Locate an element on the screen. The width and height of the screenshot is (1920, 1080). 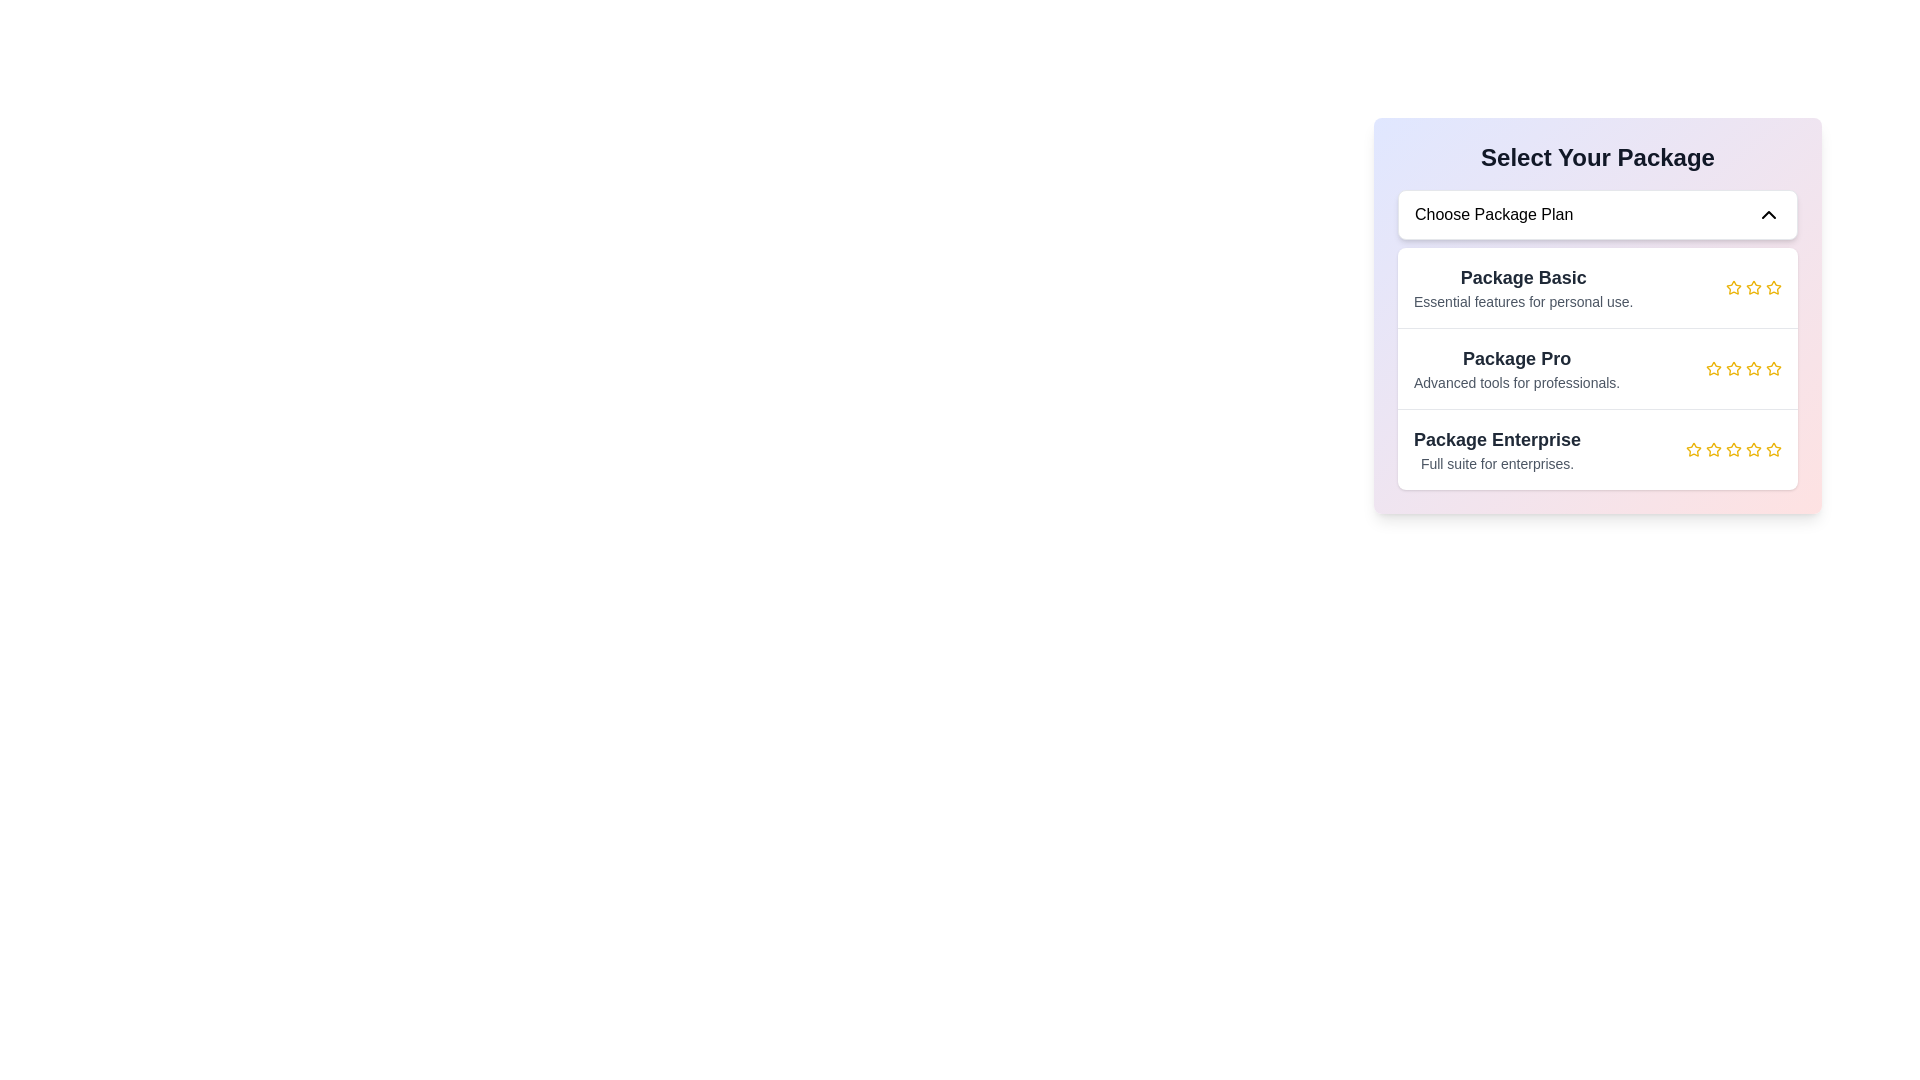
the second star icon in the rating section of the 'Package Pro' to rate it is located at coordinates (1752, 368).